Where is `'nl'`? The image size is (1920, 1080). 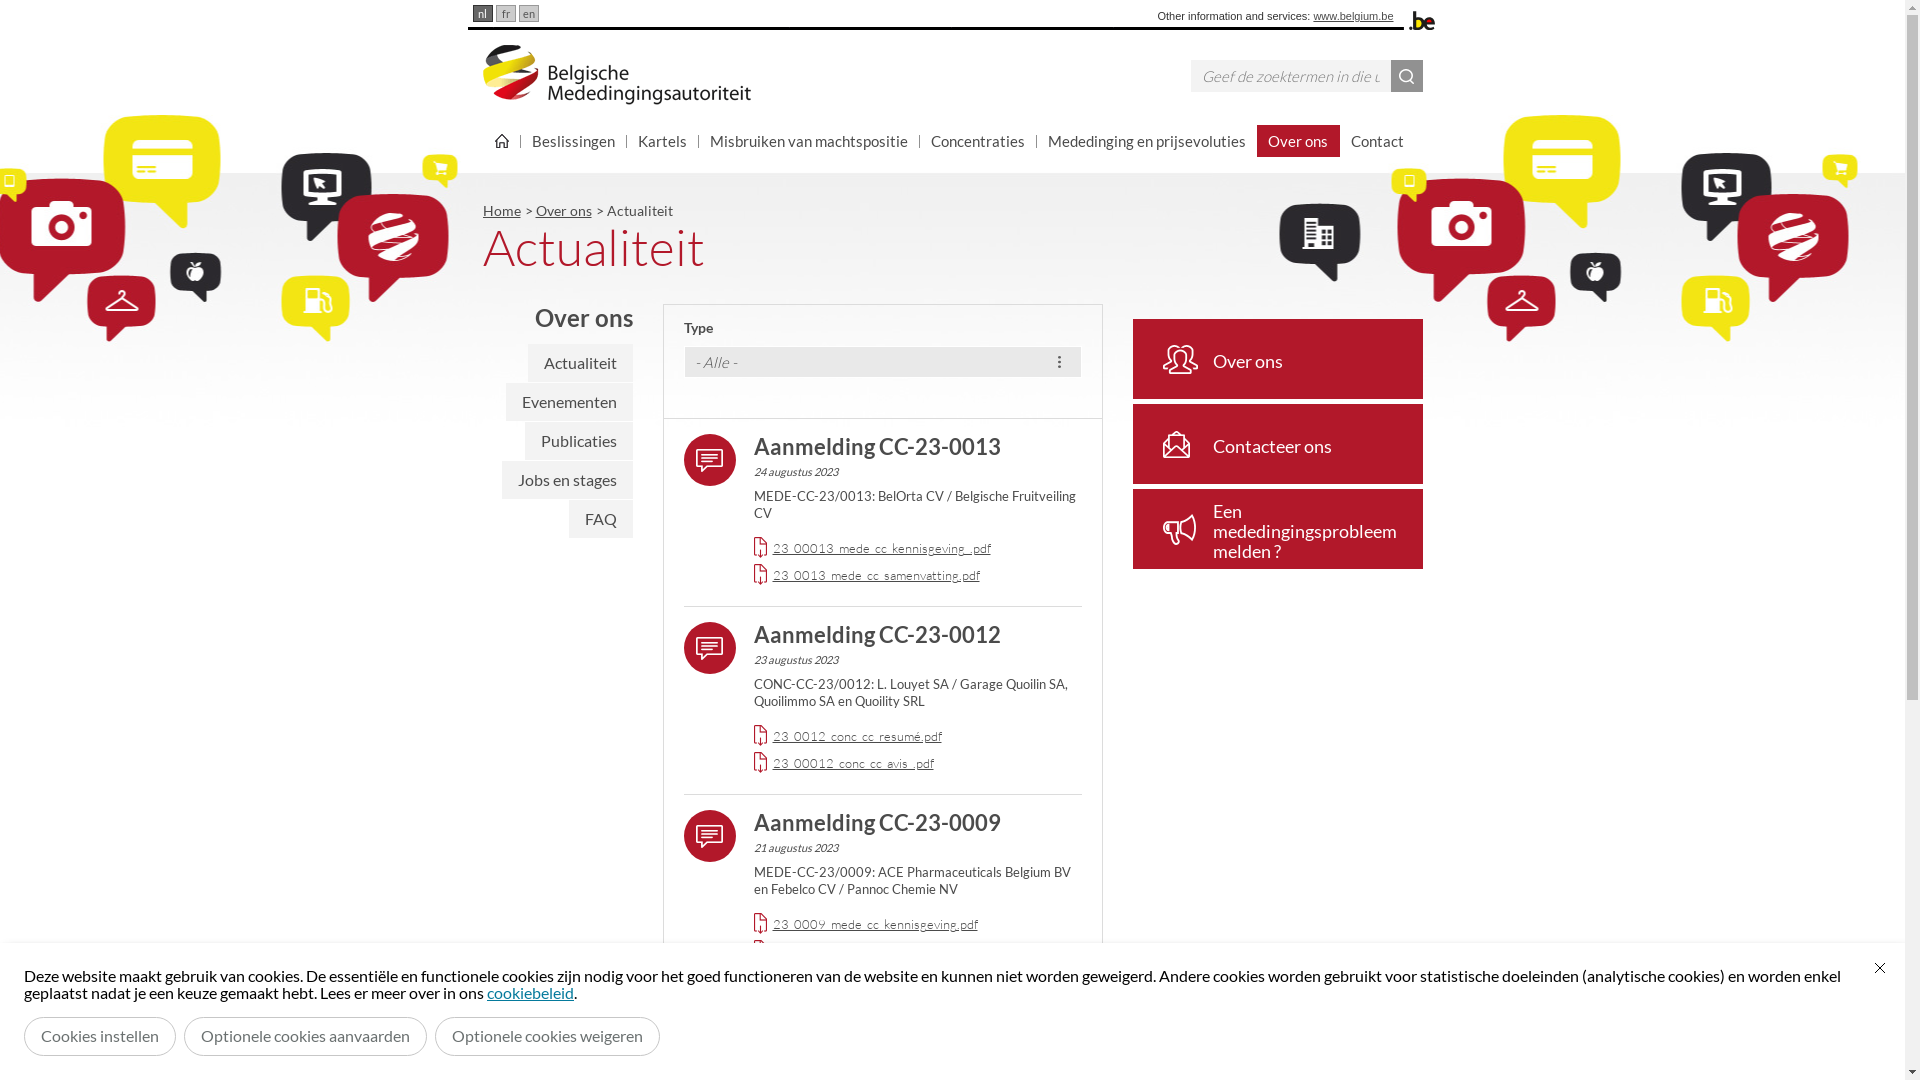 'nl' is located at coordinates (470, 13).